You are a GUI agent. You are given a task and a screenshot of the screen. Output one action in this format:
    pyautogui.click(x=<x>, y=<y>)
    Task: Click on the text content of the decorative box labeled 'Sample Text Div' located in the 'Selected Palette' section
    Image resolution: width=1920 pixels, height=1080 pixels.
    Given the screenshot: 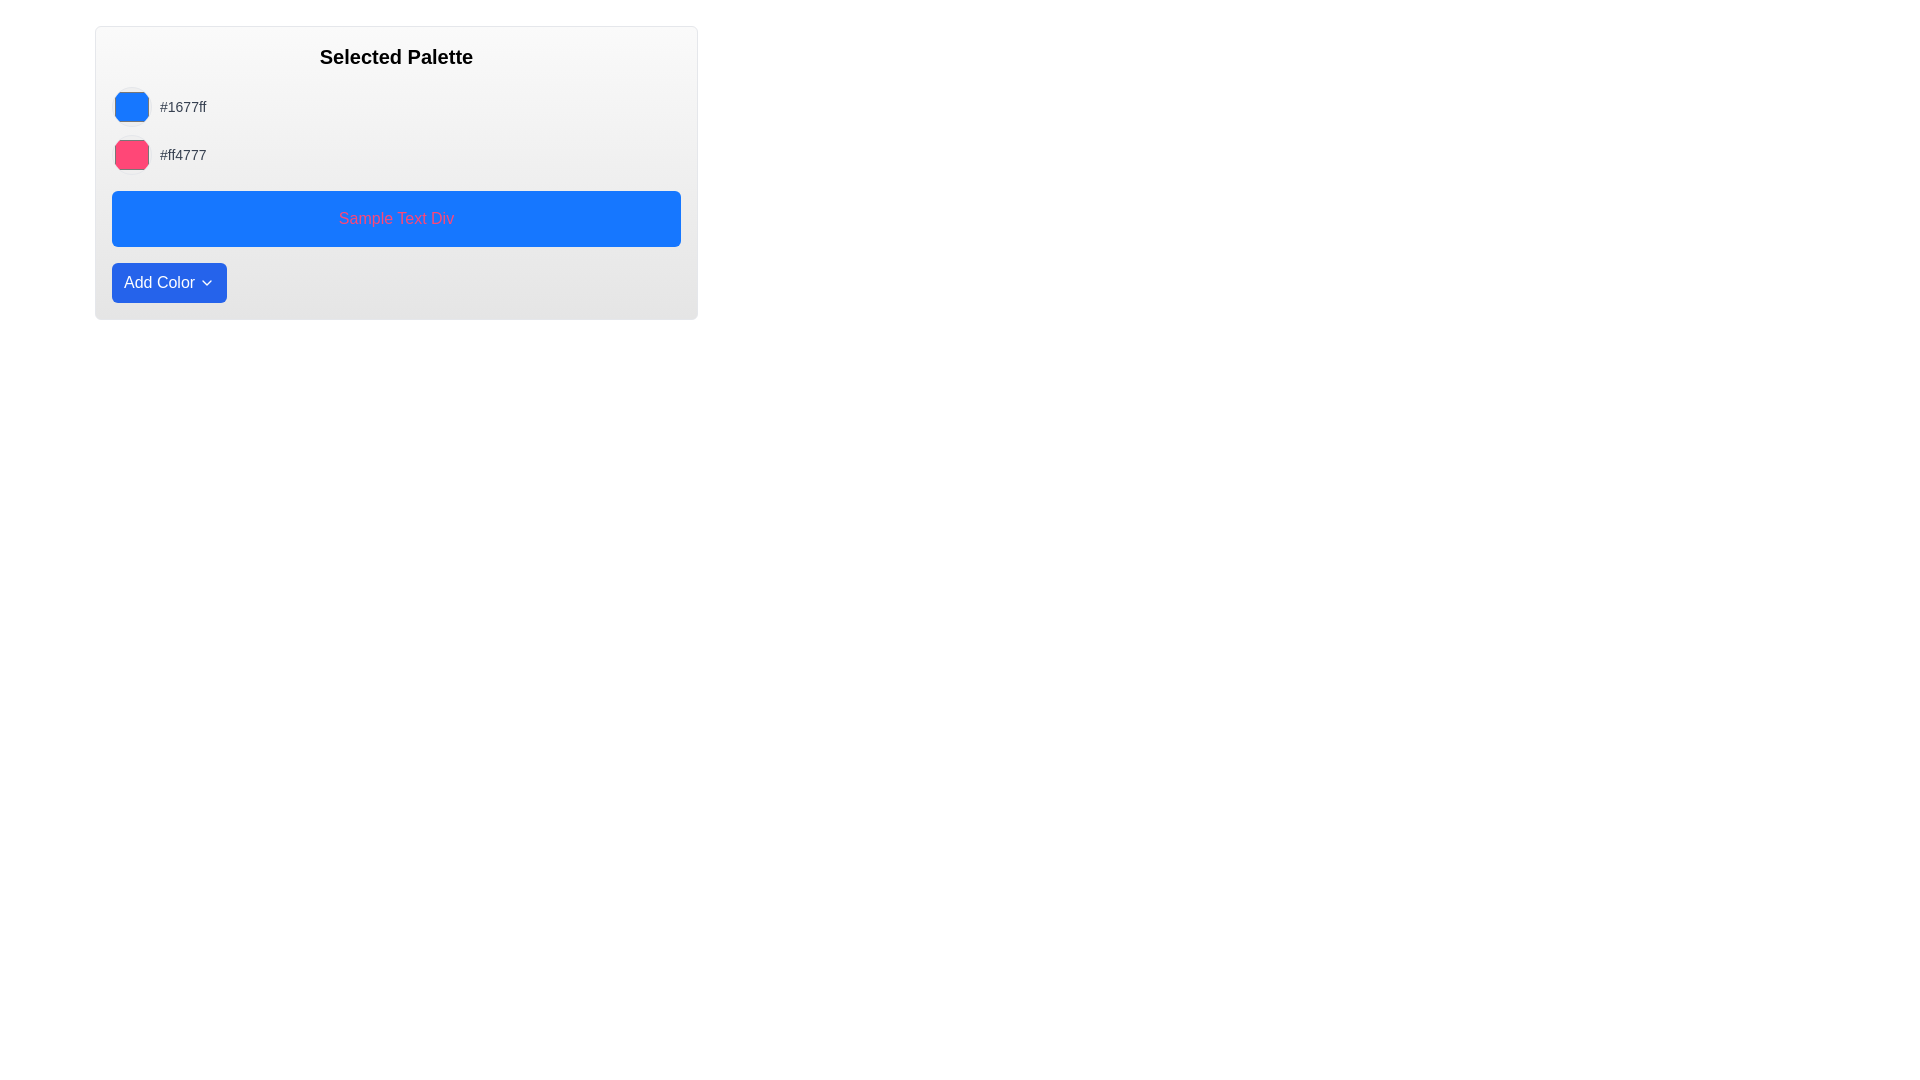 What is the action you would take?
    pyautogui.click(x=396, y=219)
    